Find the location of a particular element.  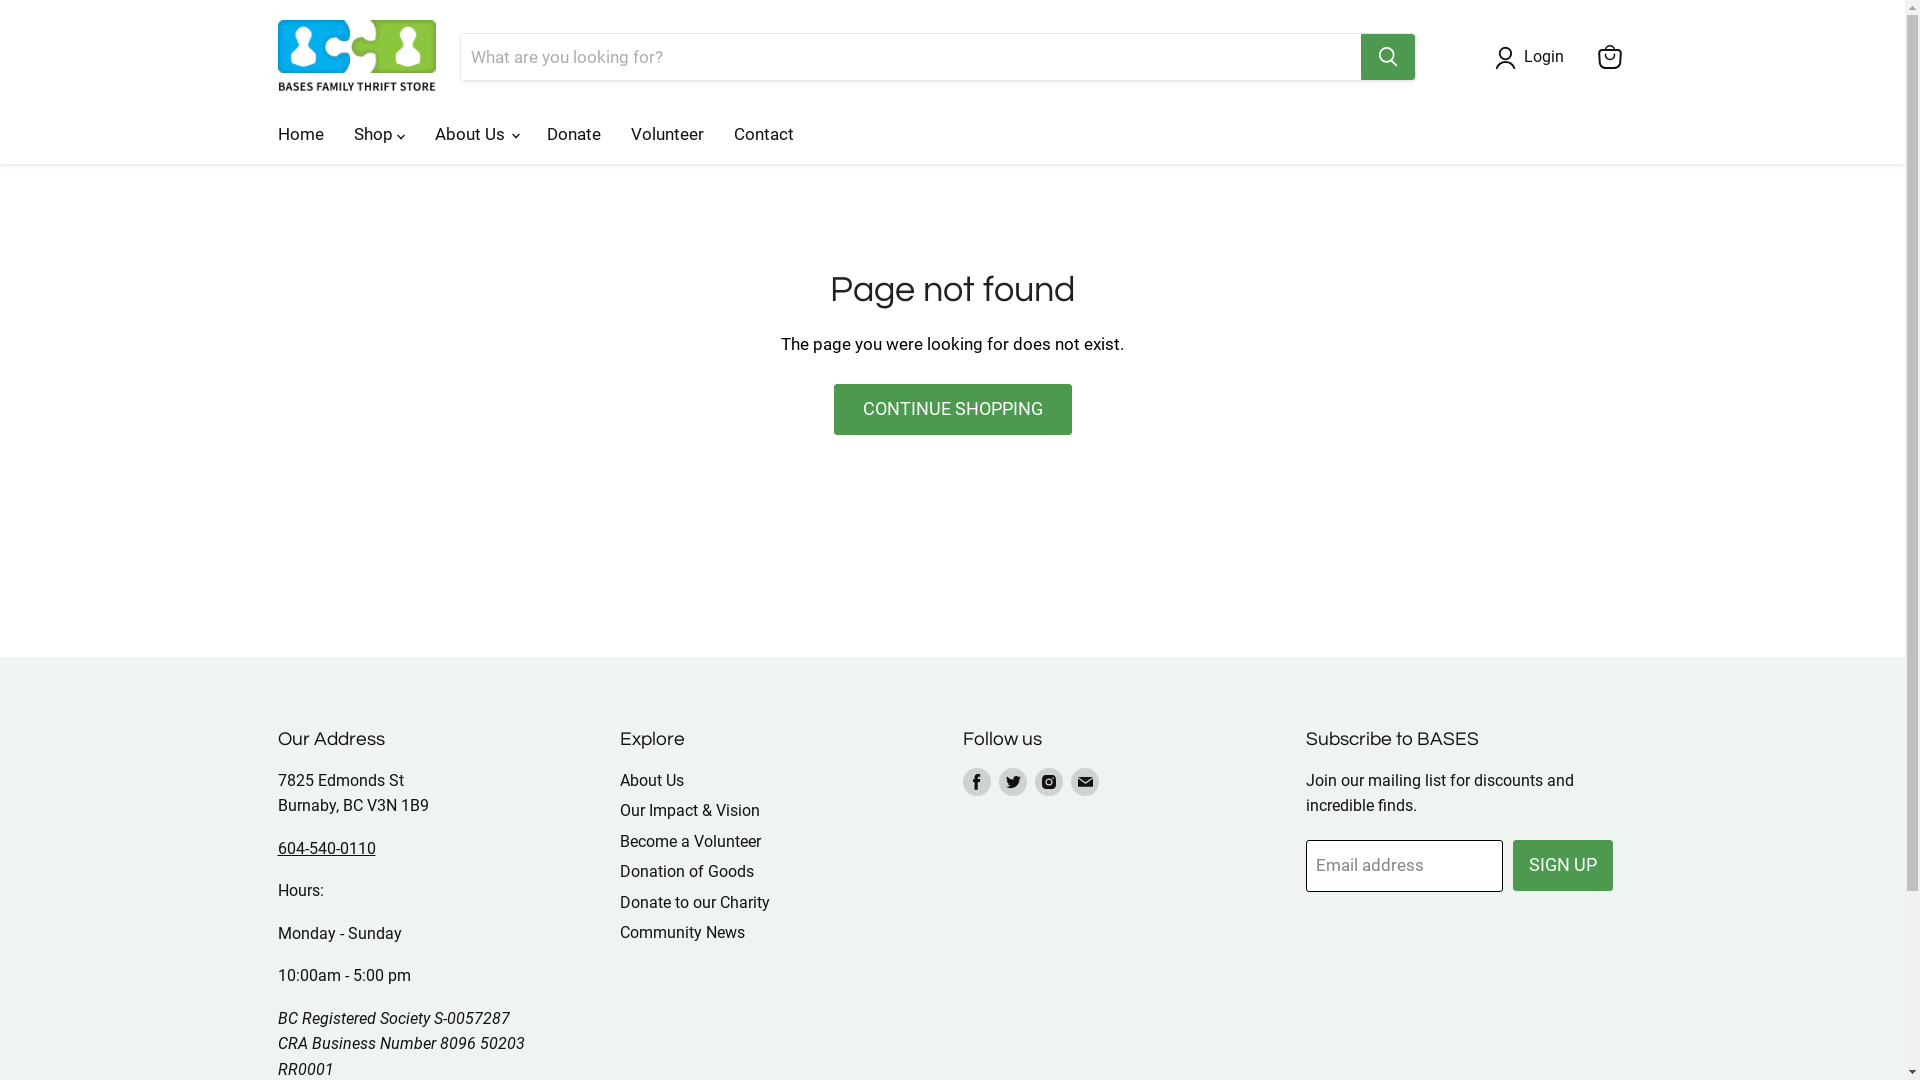

'Donate' is located at coordinates (573, 134).